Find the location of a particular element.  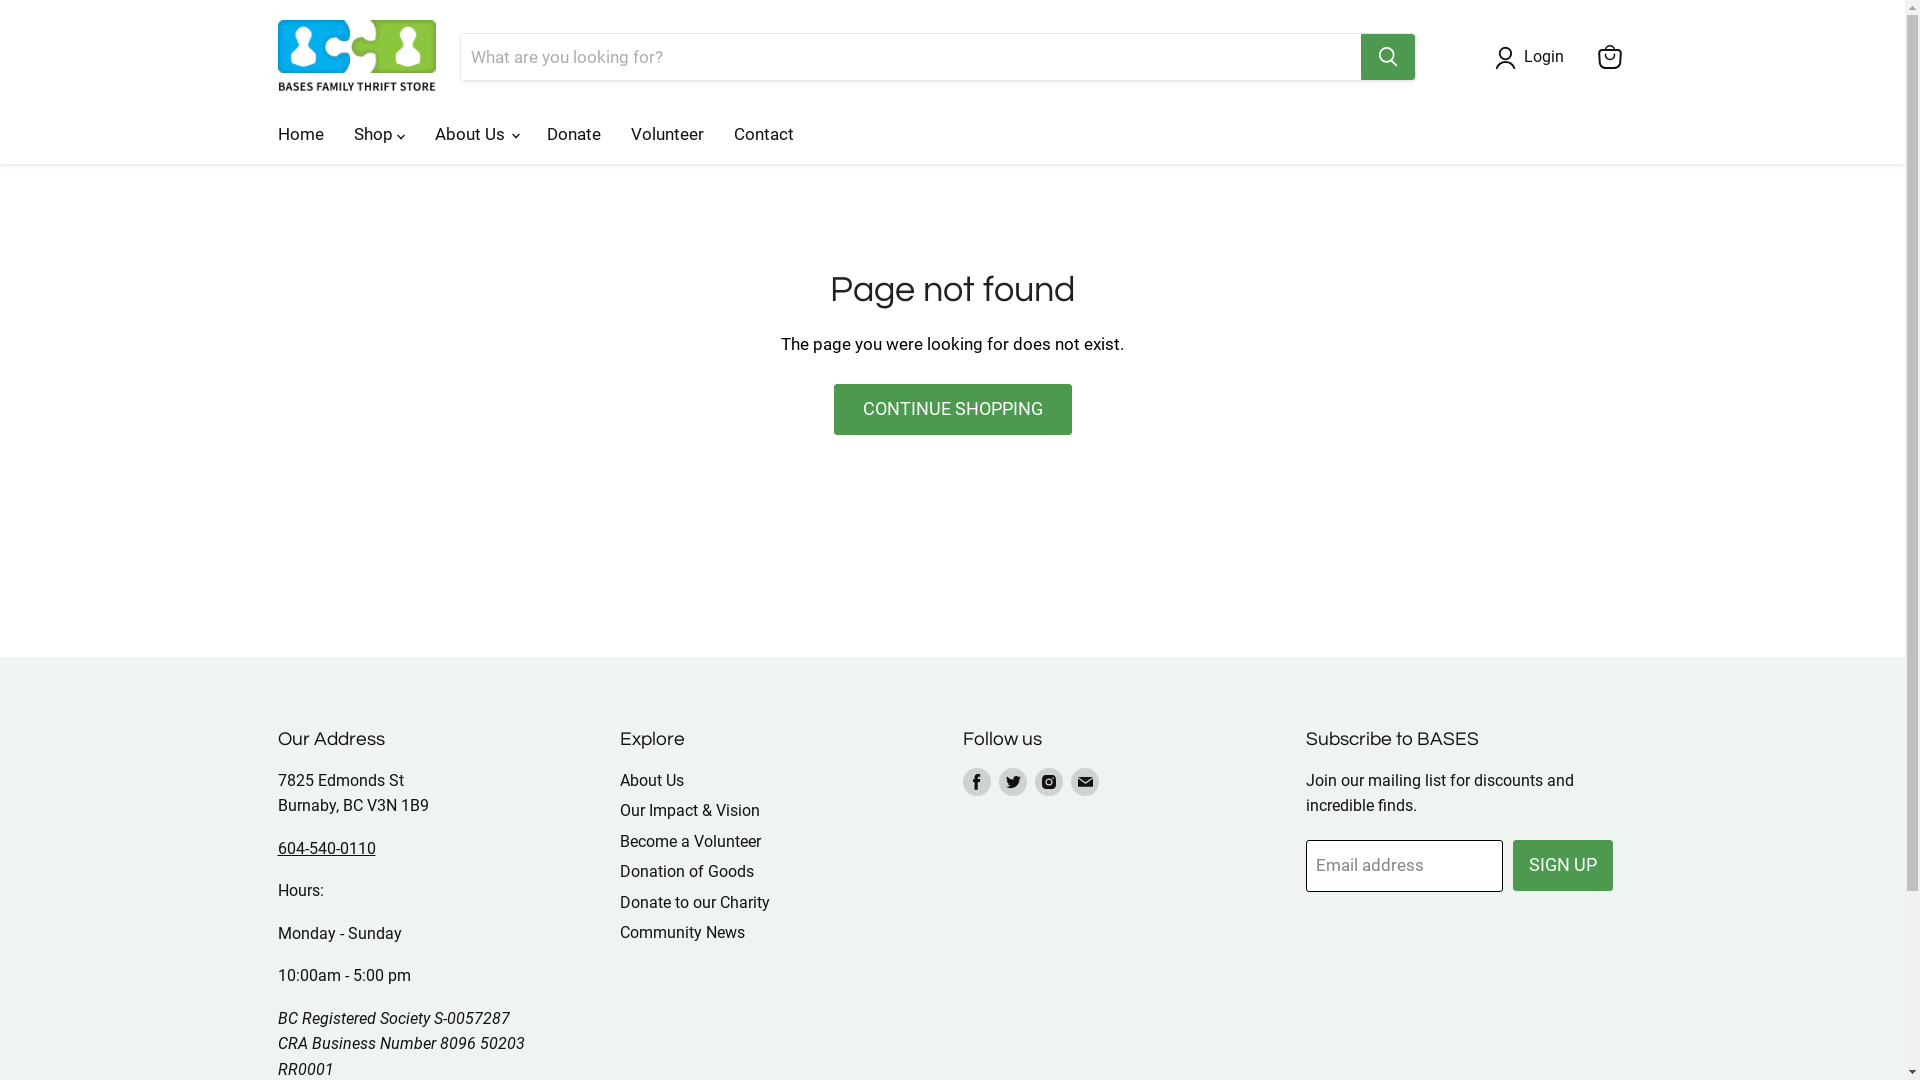

'Donate' is located at coordinates (573, 134).